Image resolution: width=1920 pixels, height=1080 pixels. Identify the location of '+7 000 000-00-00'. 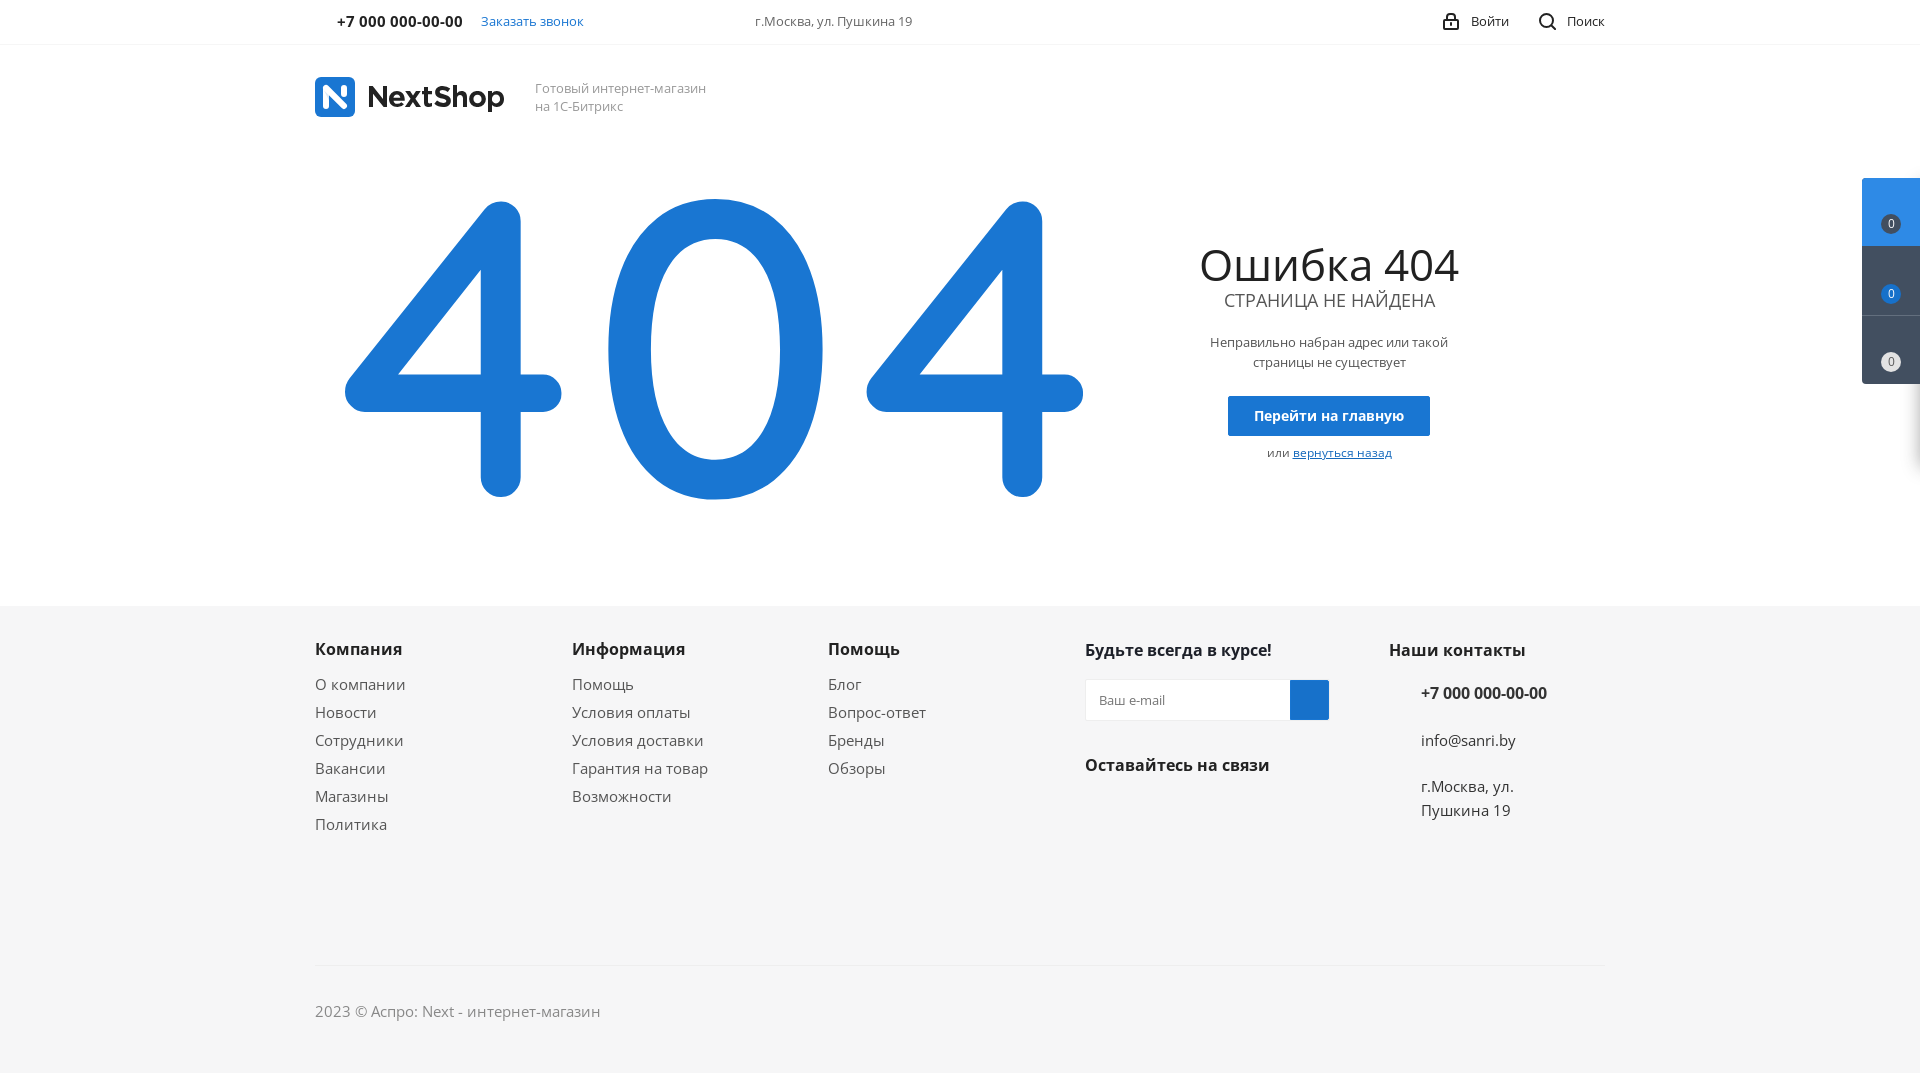
(1483, 693).